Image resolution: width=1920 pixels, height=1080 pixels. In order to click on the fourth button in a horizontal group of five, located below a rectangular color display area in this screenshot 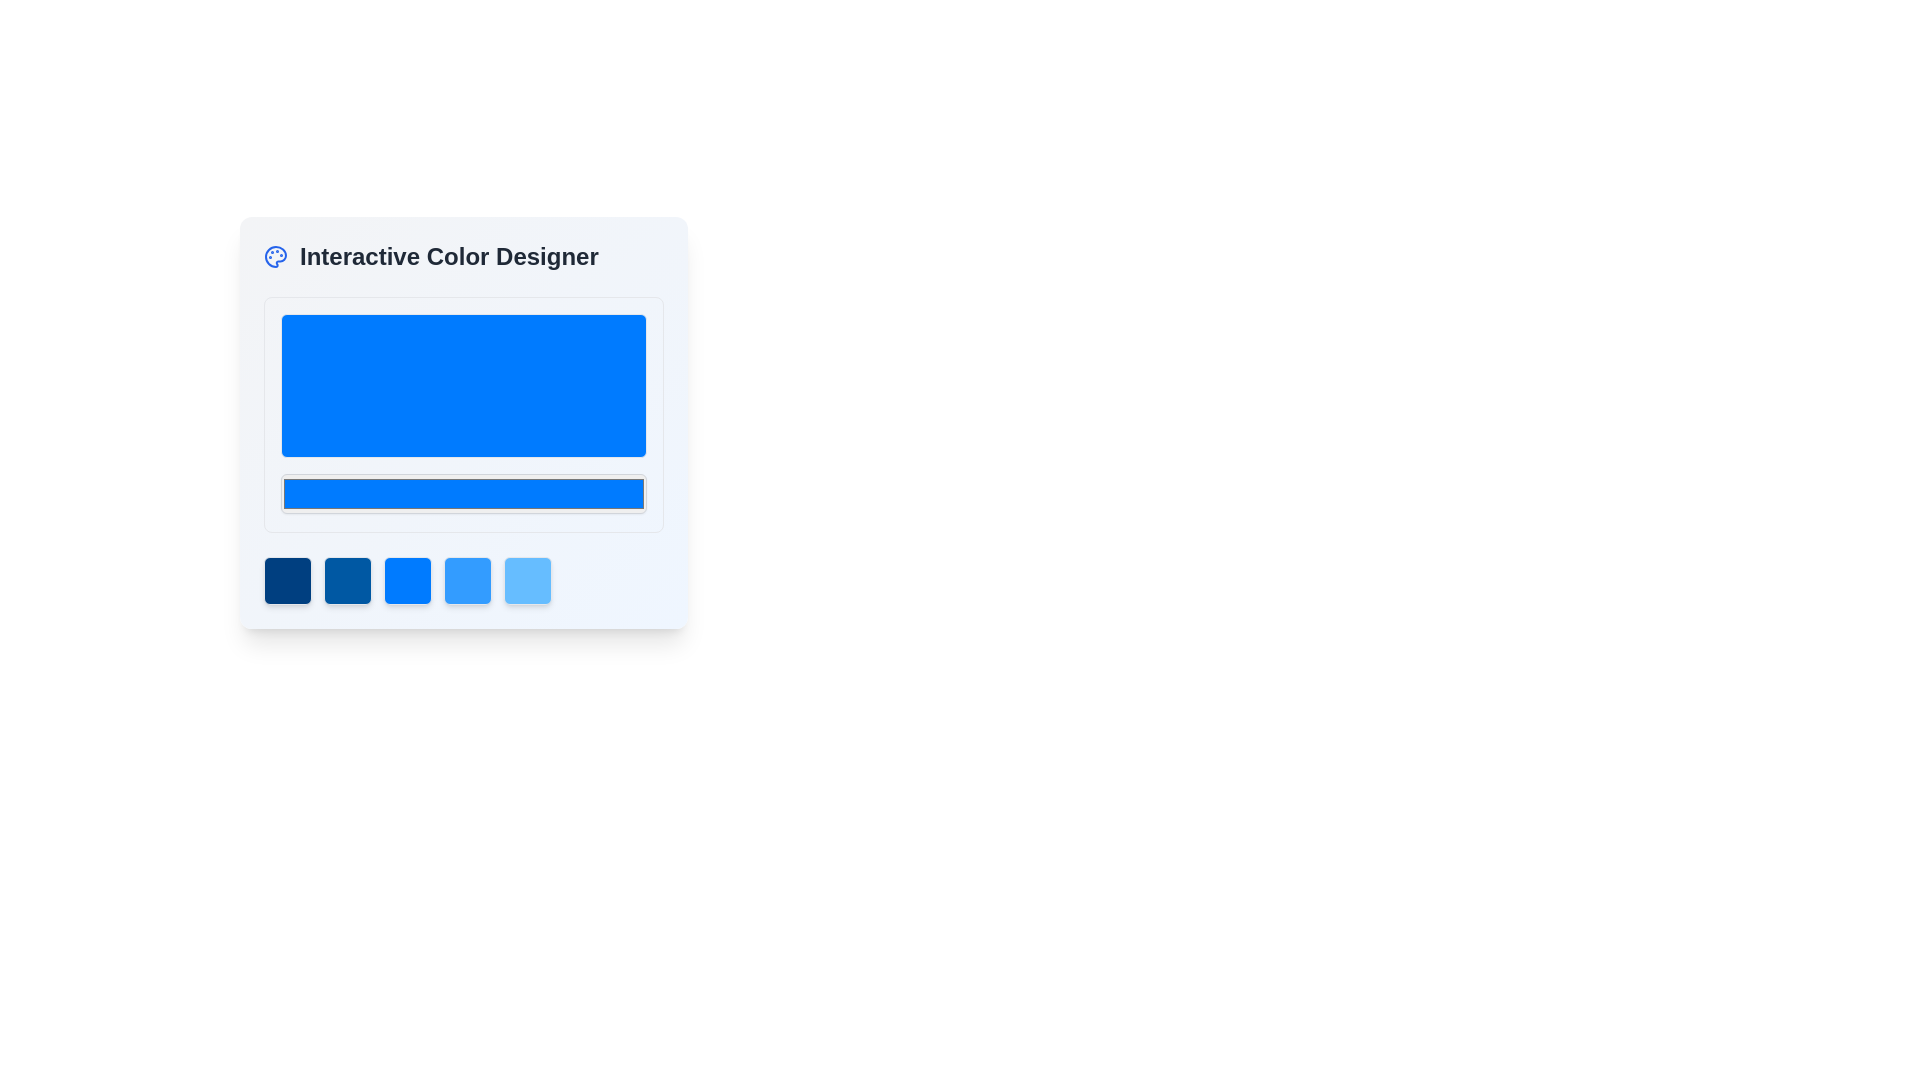, I will do `click(466, 581)`.